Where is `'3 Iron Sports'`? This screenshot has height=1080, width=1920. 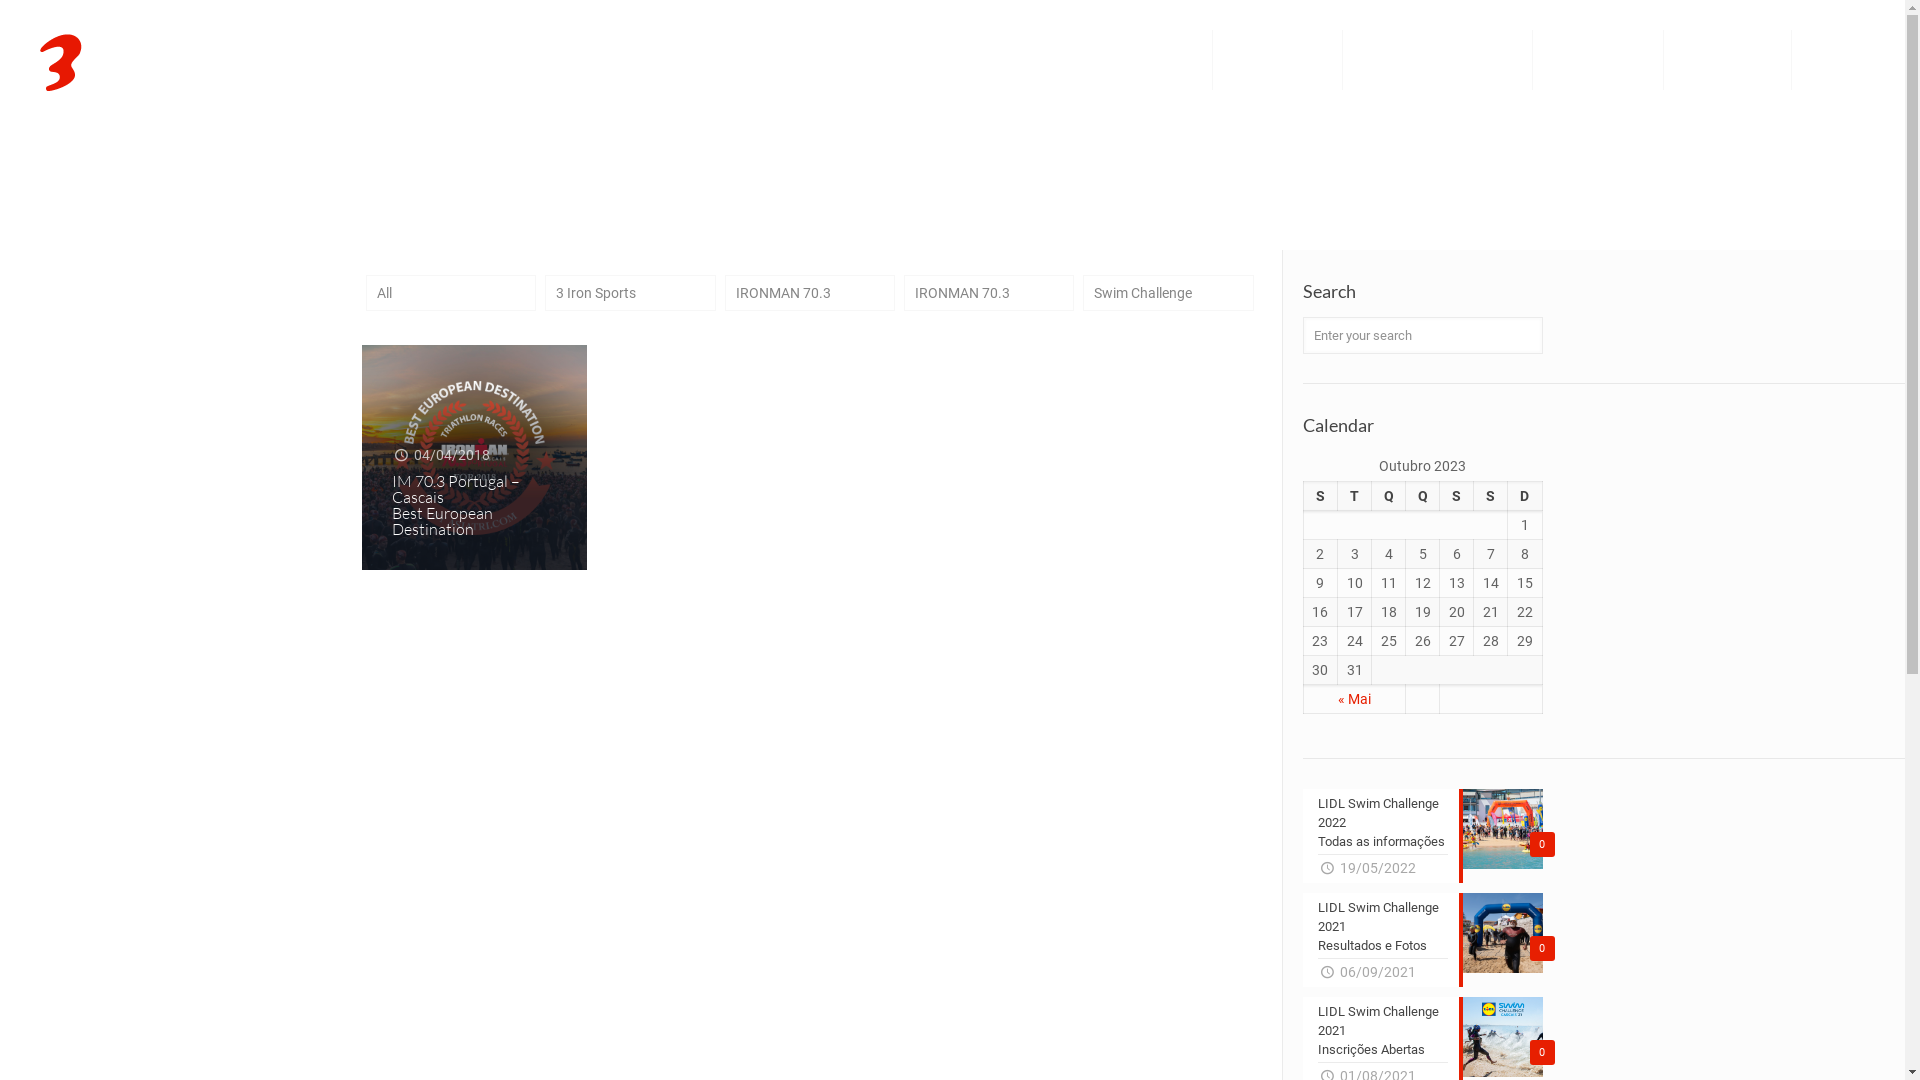
'3 Iron Sports' is located at coordinates (628, 292).